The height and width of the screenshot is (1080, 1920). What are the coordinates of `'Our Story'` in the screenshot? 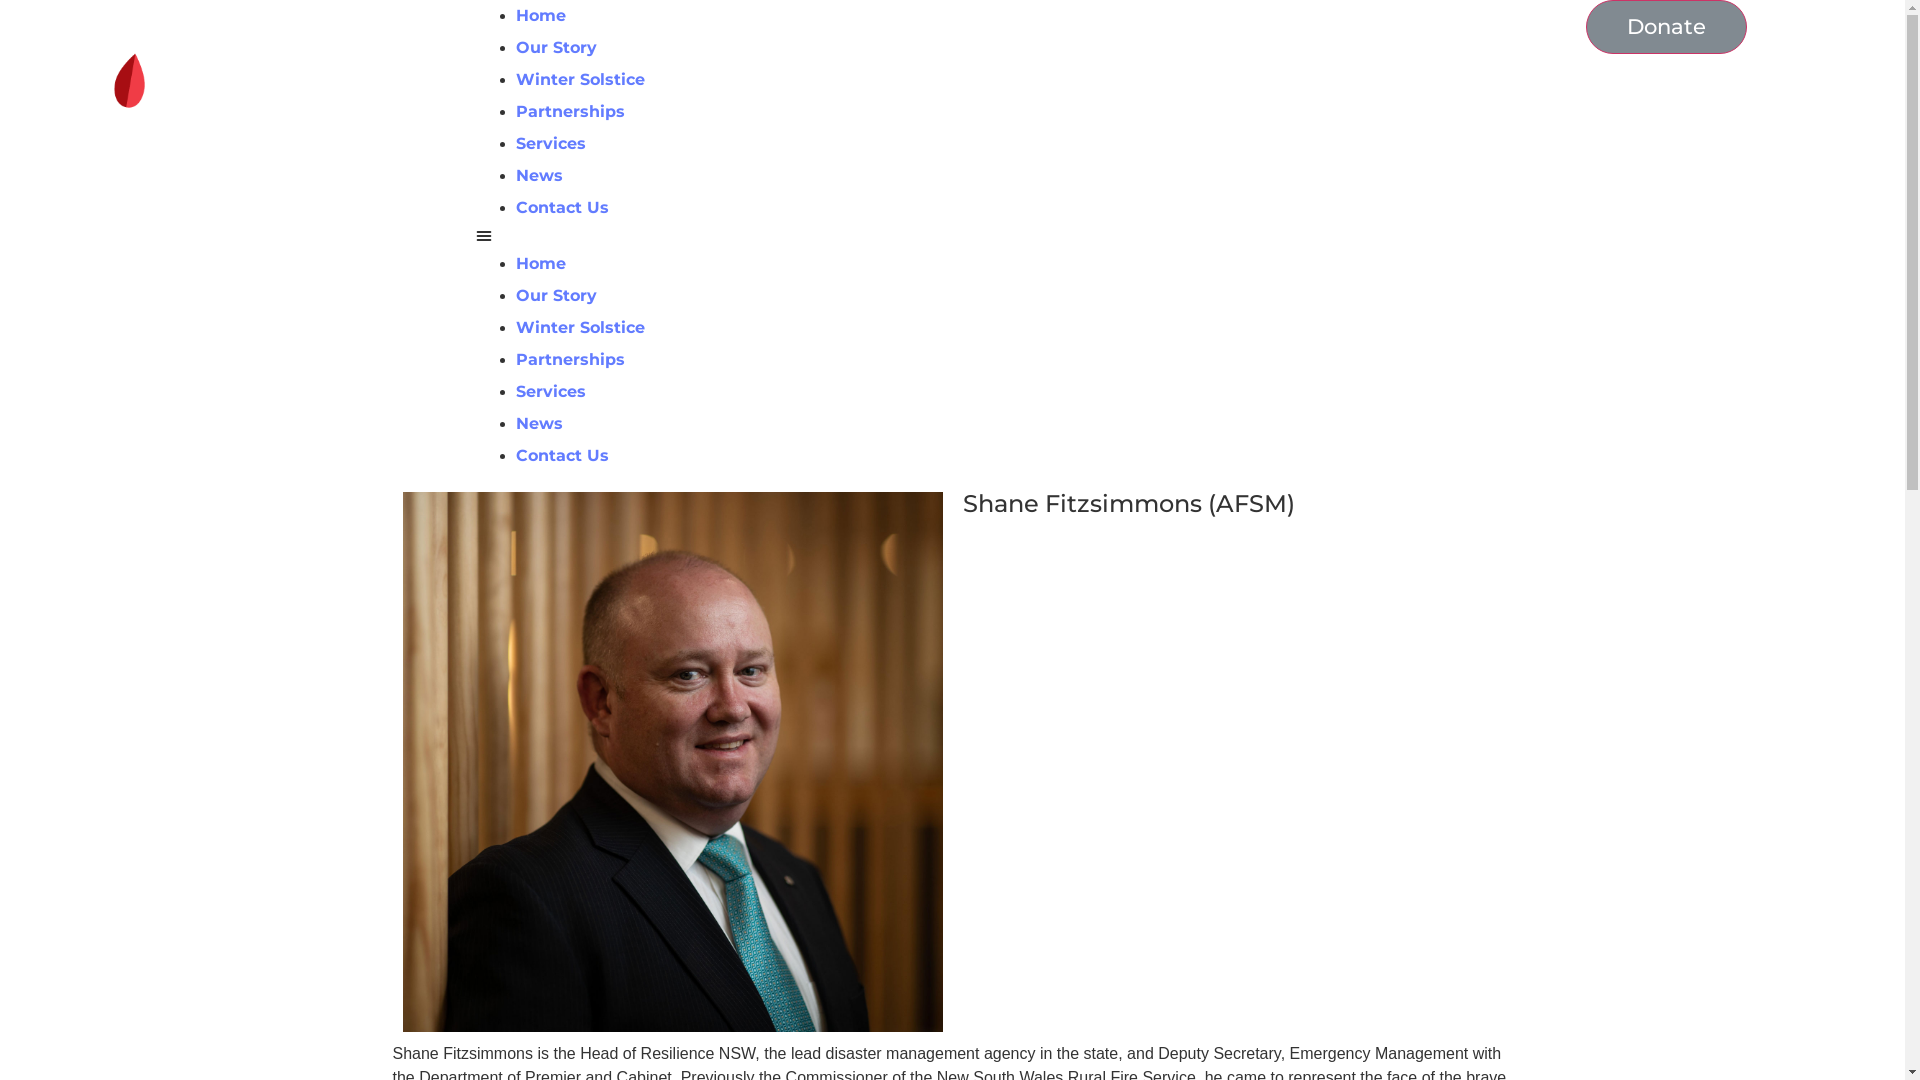 It's located at (556, 295).